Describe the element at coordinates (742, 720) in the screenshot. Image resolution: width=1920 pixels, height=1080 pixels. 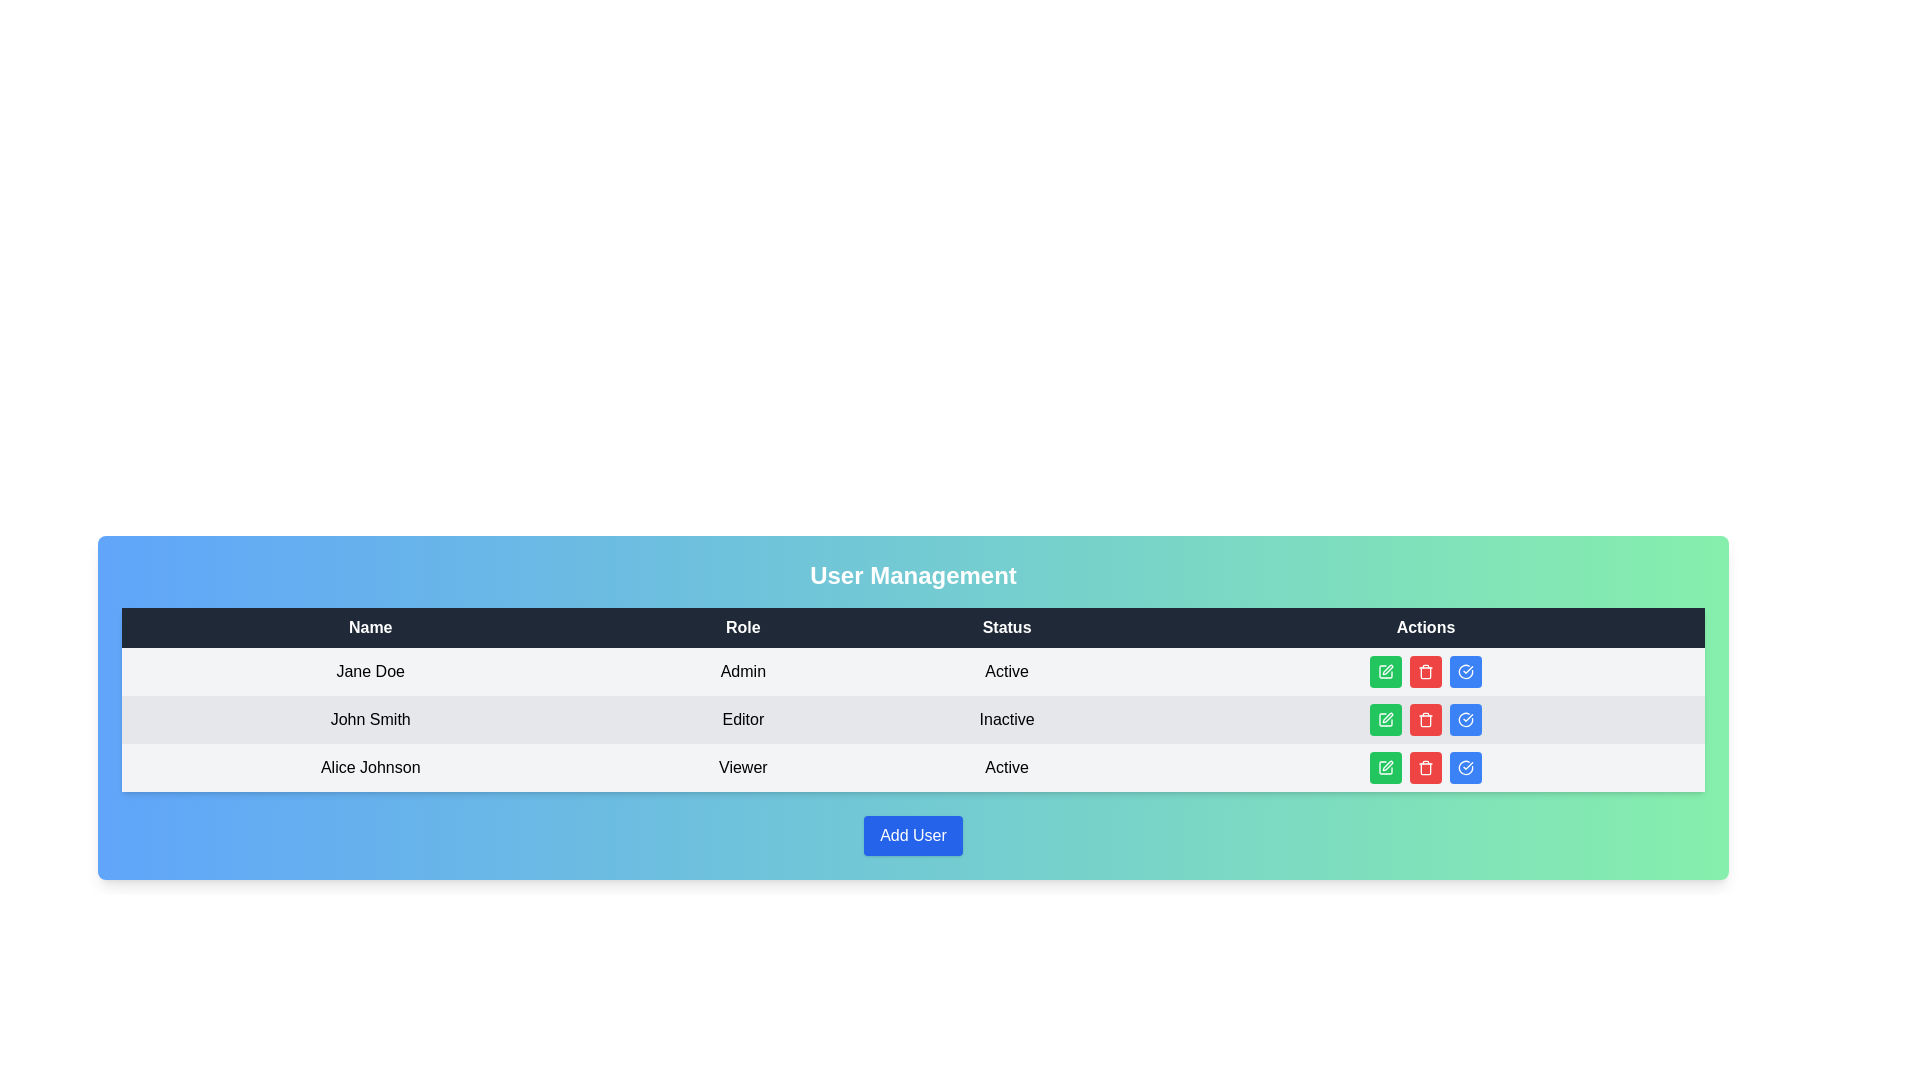
I see `the text field labeled 'Editor', which is located in the second column of the second row of the table, directly beneath 'John Smith' and to the left of 'Inactive'` at that location.